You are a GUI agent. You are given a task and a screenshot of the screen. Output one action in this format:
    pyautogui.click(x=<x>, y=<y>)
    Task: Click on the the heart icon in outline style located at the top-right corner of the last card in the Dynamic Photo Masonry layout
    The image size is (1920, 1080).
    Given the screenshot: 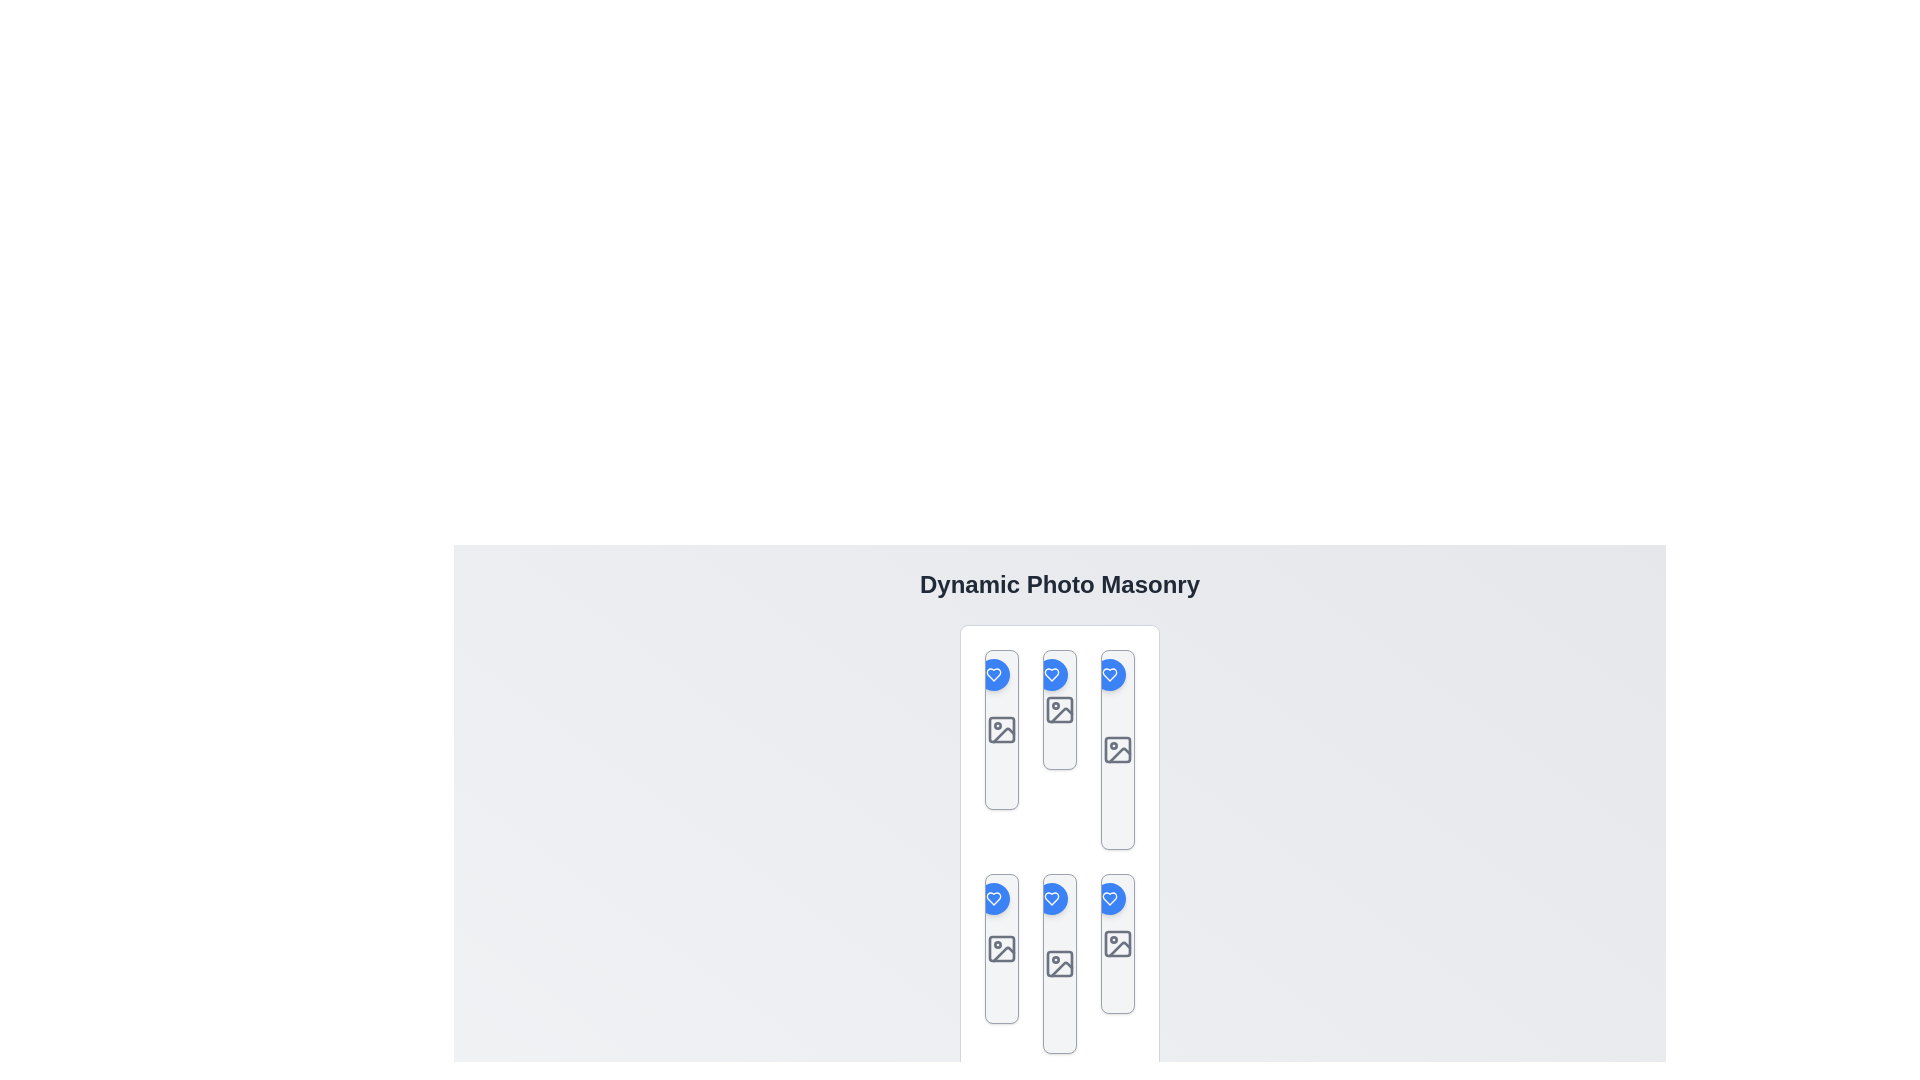 What is the action you would take?
    pyautogui.click(x=1108, y=897)
    